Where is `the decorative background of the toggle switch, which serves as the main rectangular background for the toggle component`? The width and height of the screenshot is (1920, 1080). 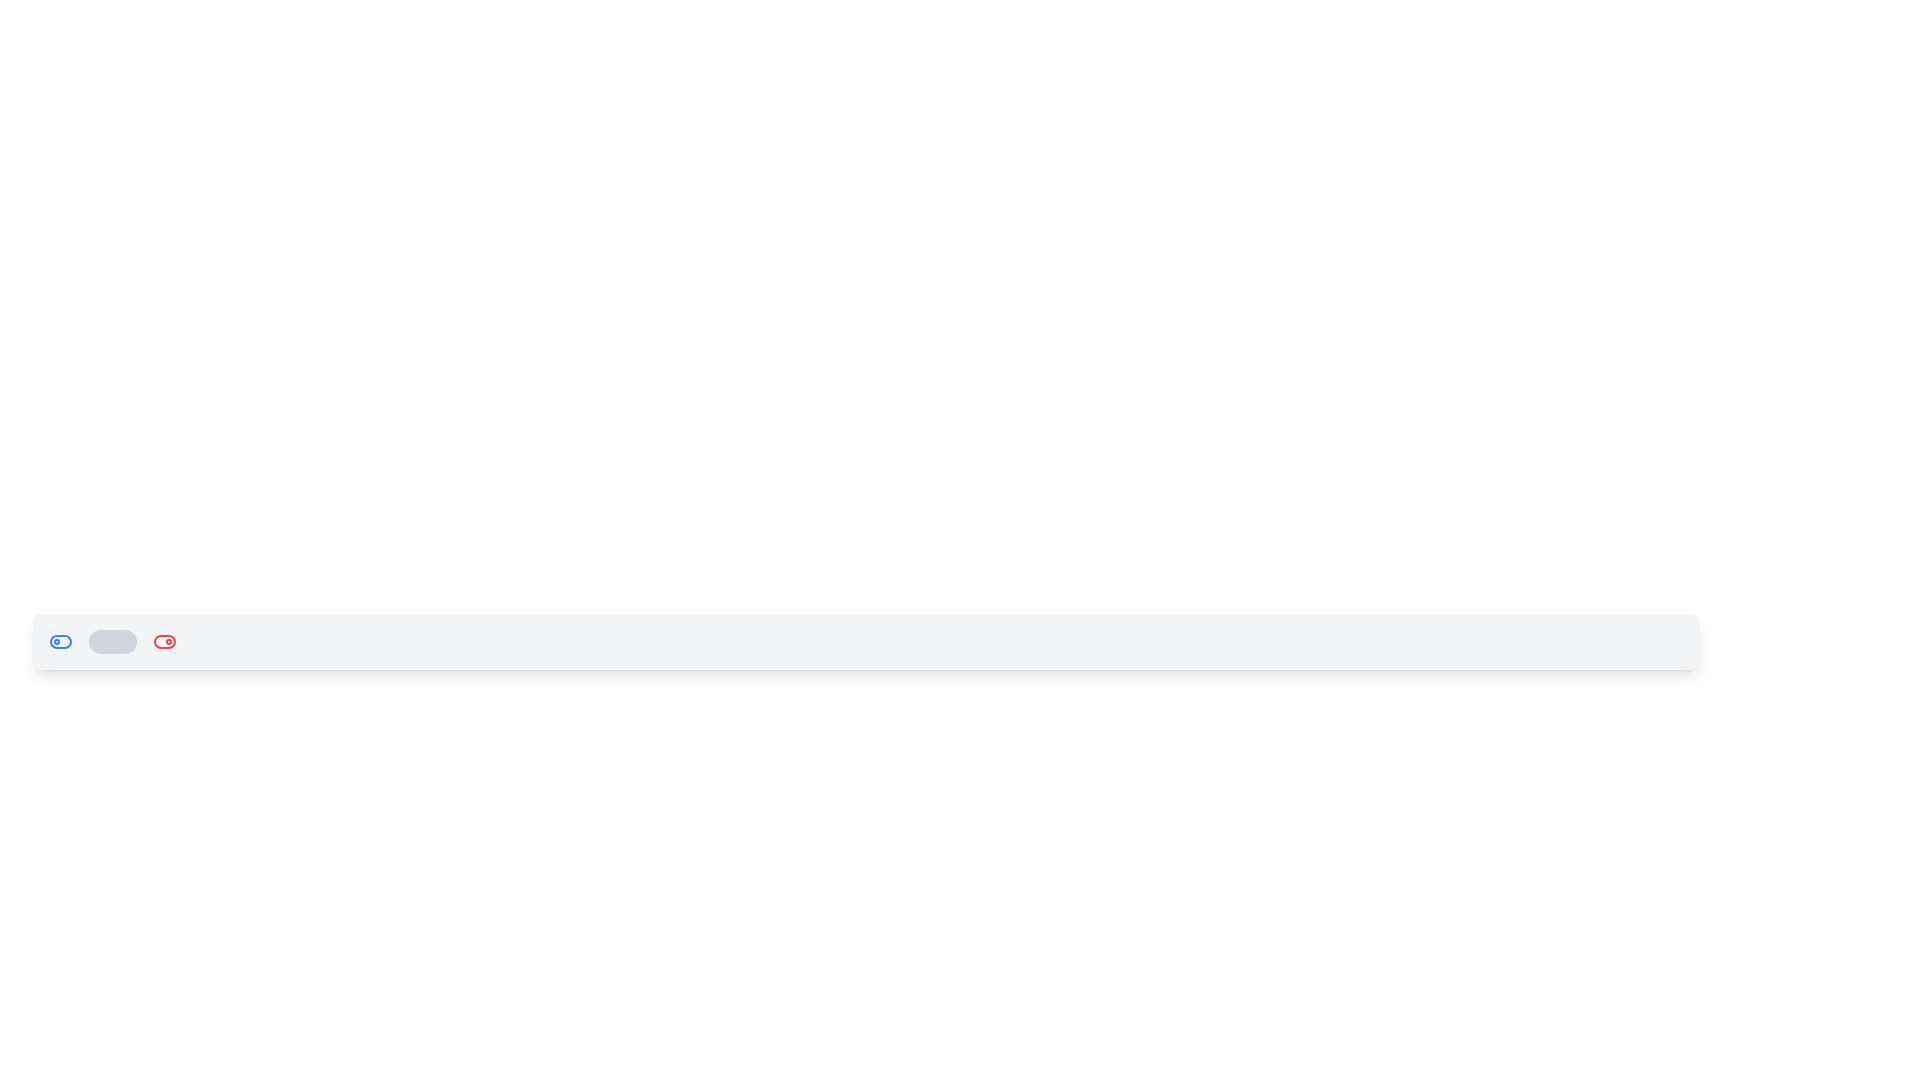 the decorative background of the toggle switch, which serves as the main rectangular background for the toggle component is located at coordinates (164, 641).